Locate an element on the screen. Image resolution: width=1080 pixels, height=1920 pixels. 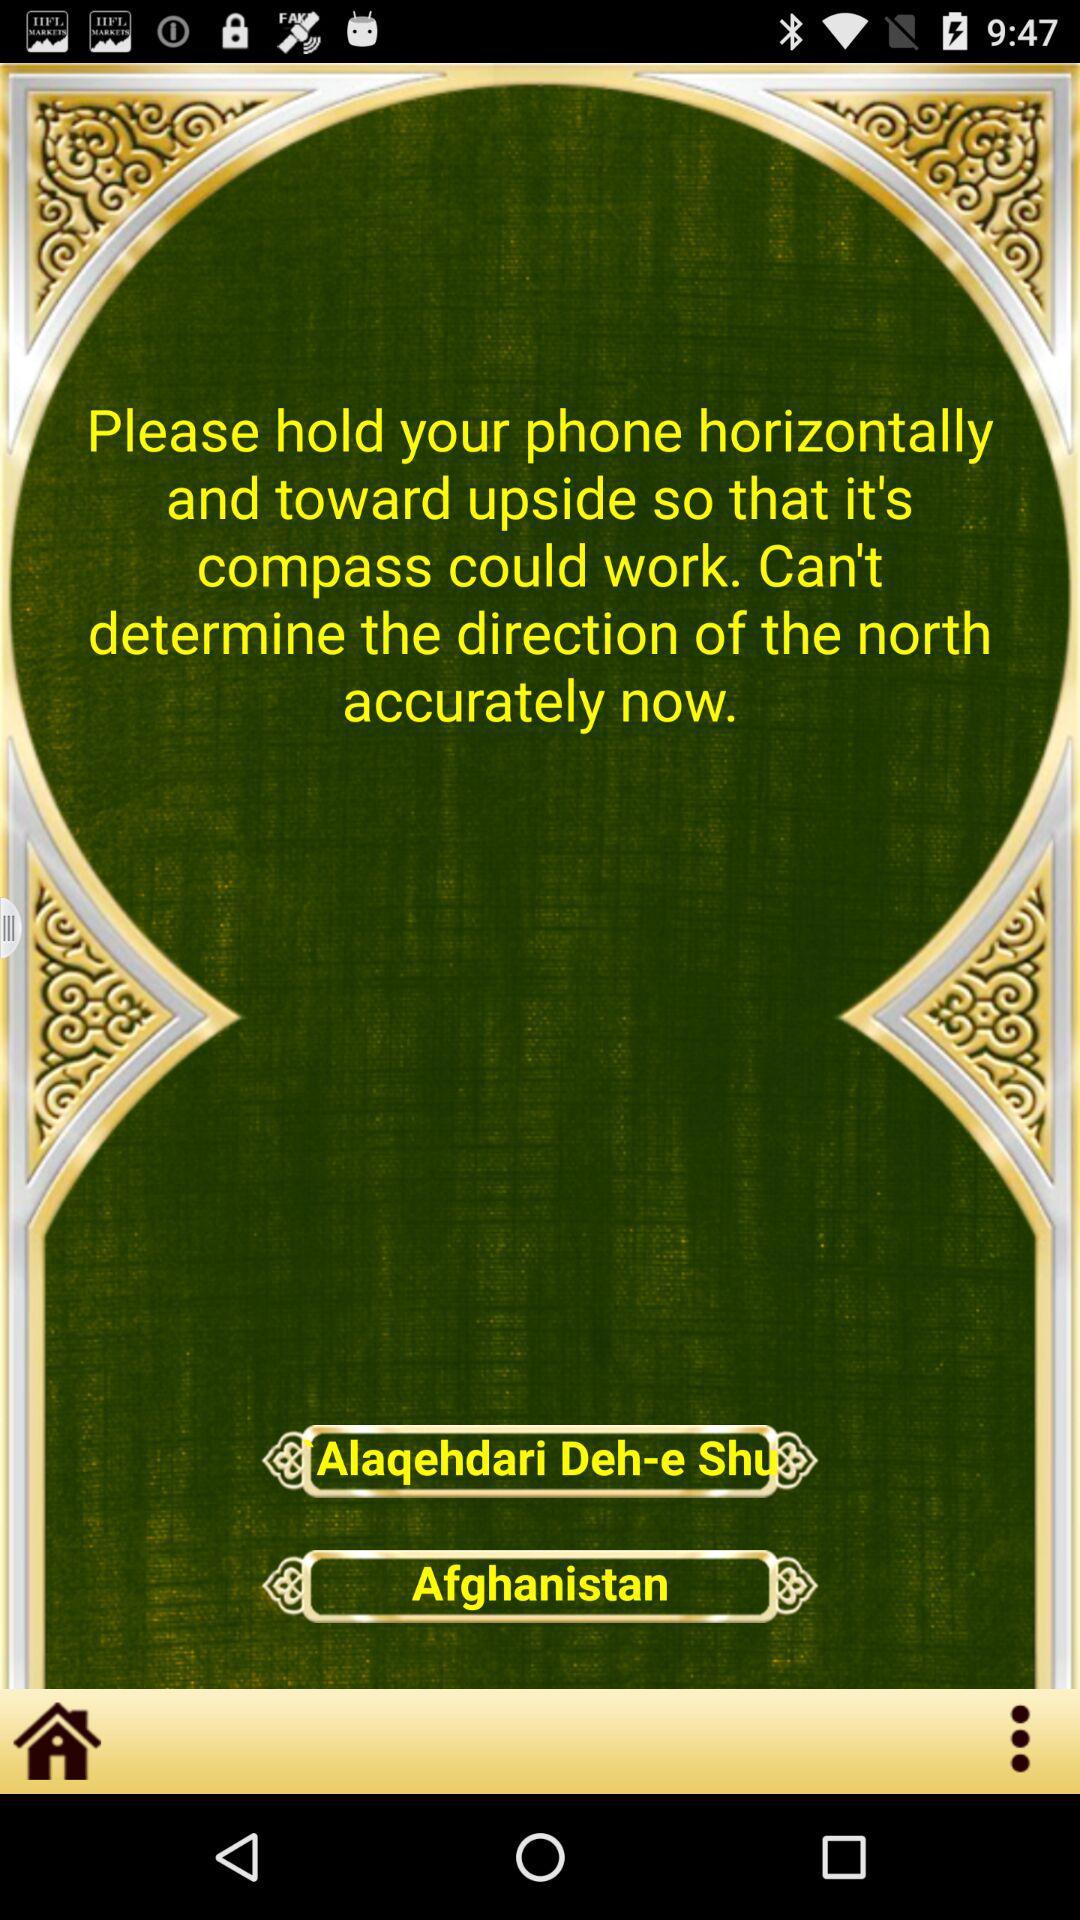
roiling page is located at coordinates (23, 927).